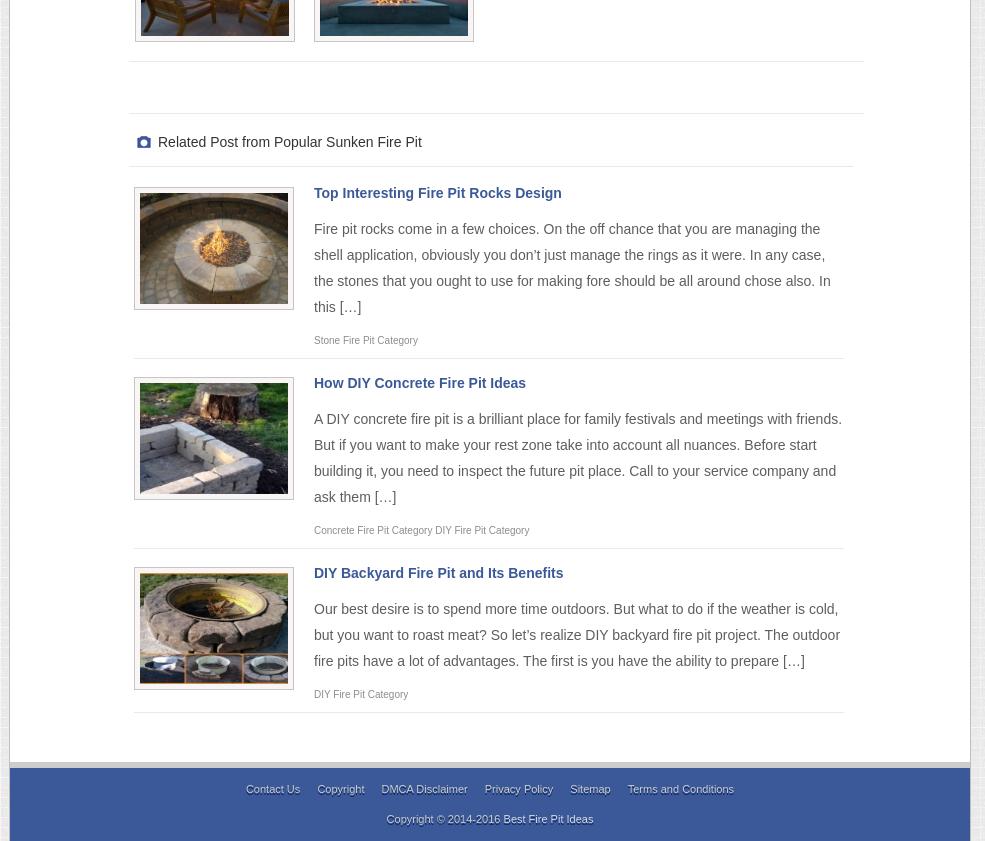 This screenshot has width=985, height=841. I want to click on 'Fire pit rocks come in a few choices. On the off chance that you are managing the shell application, obviously you don’t just manage the rings as it were. In any case, the stones that you ought to use for making fore should be all around chose also. In this […]', so click(314, 266).